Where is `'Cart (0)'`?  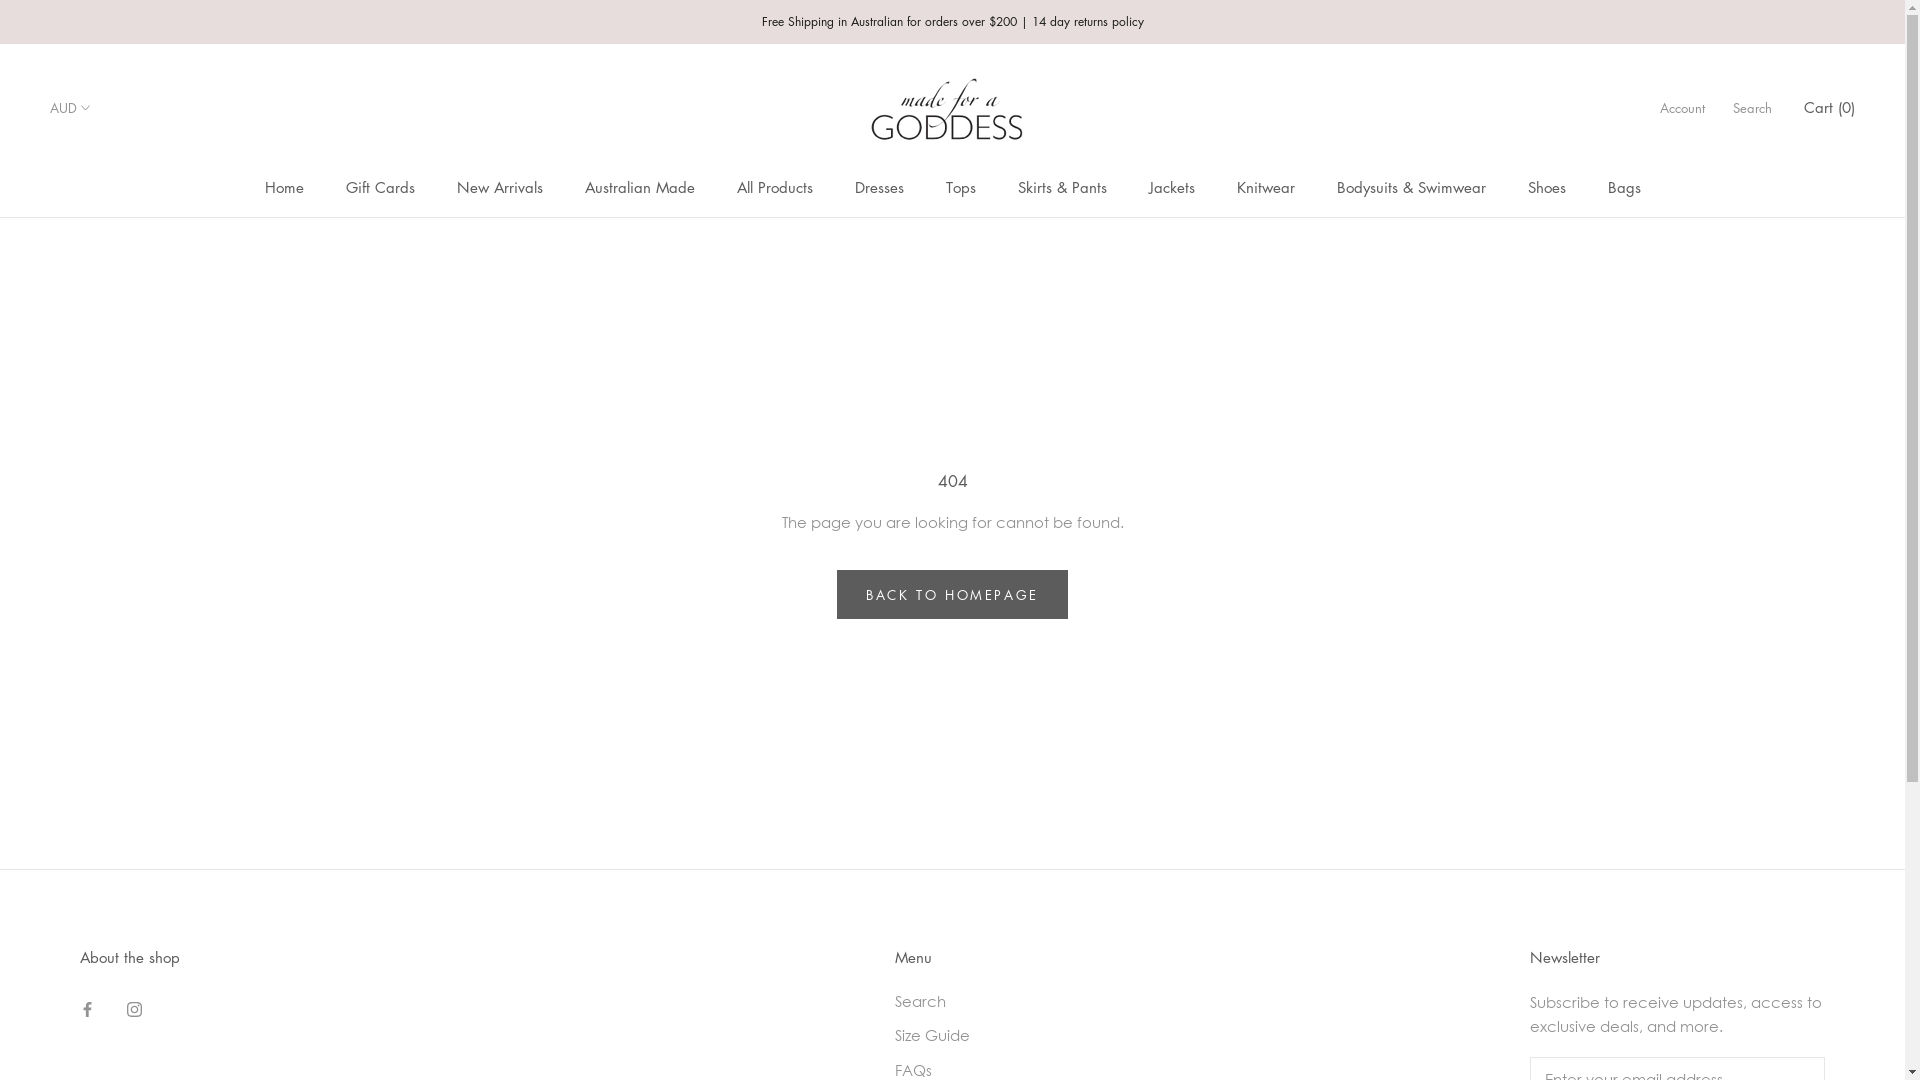 'Cart (0)' is located at coordinates (1804, 107).